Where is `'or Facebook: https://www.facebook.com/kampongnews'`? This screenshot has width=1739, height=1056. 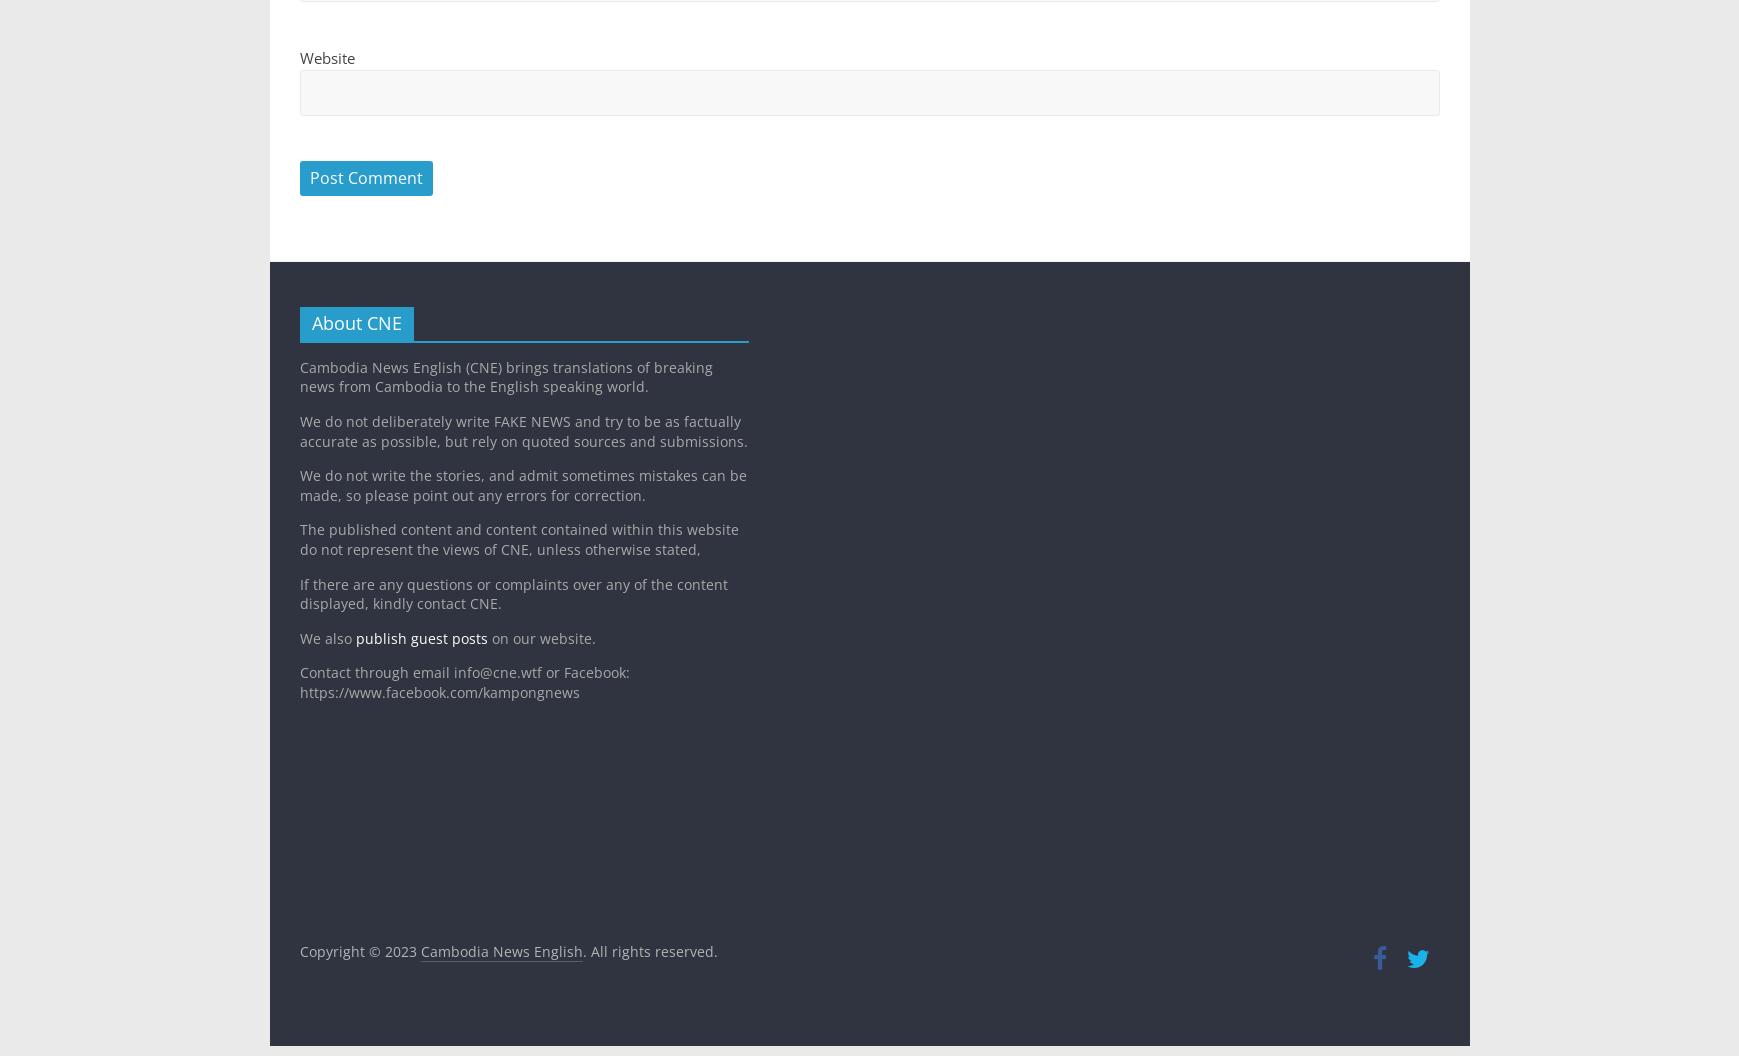
'or Facebook: https://www.facebook.com/kampongnews' is located at coordinates (463, 681).